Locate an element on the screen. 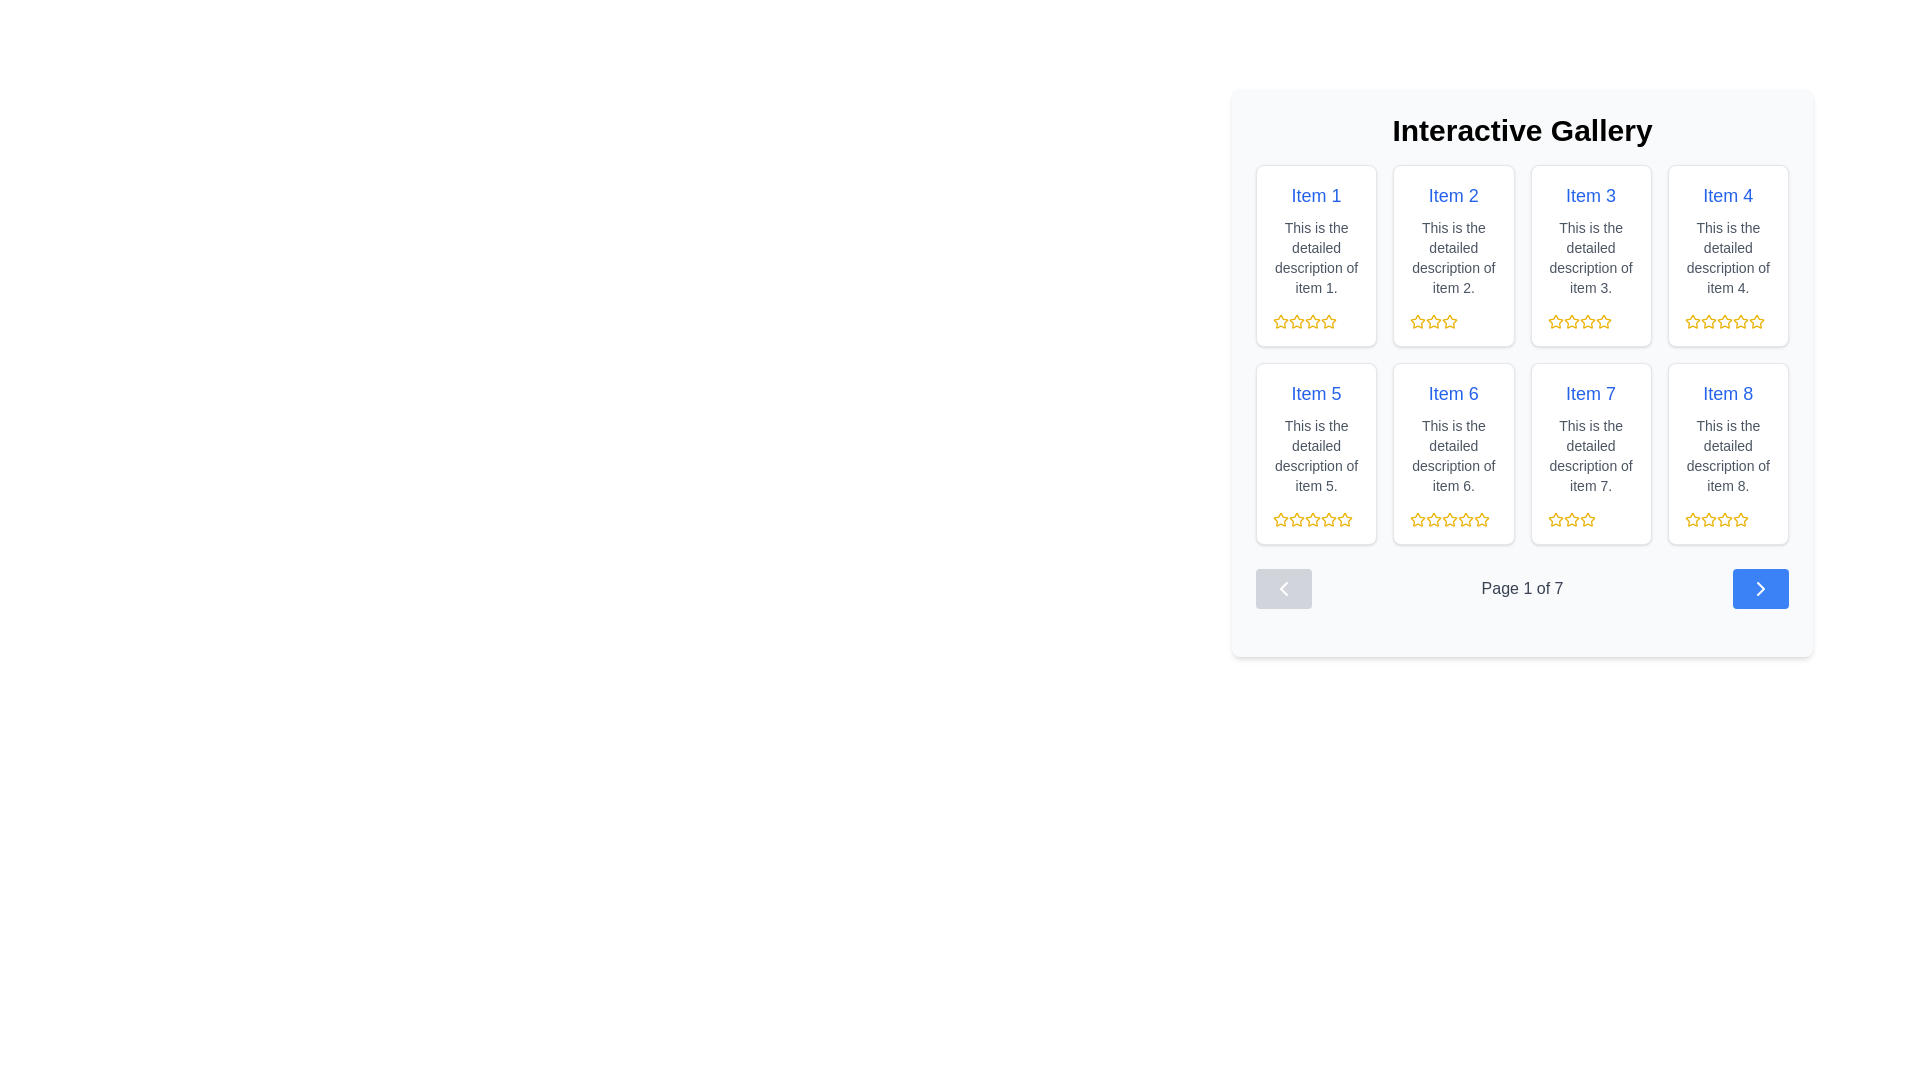 This screenshot has width=1920, height=1080. the chevron icon located in the bottom-right corner of the panel is located at coordinates (1761, 588).